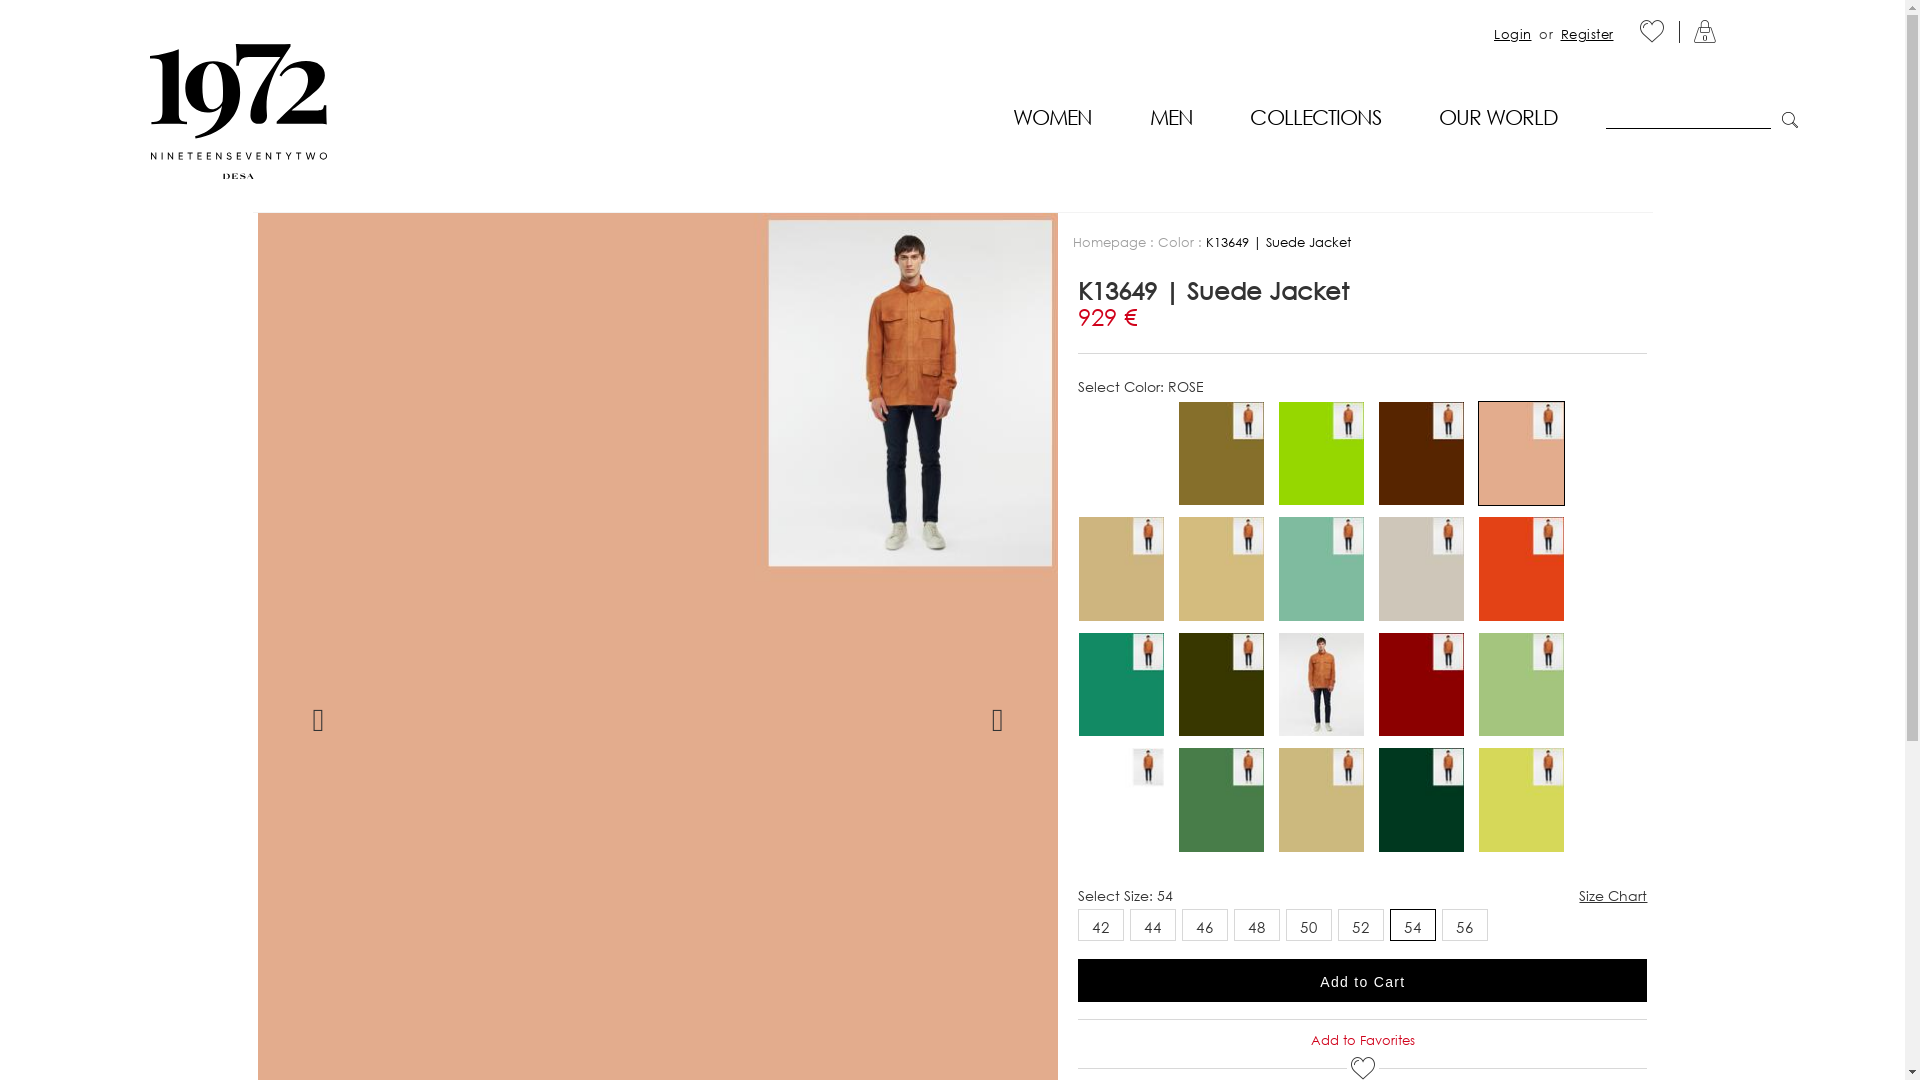 This screenshot has height=1080, width=1920. What do you see at coordinates (1498, 119) in the screenshot?
I see `'OUR WORLD'` at bounding box center [1498, 119].